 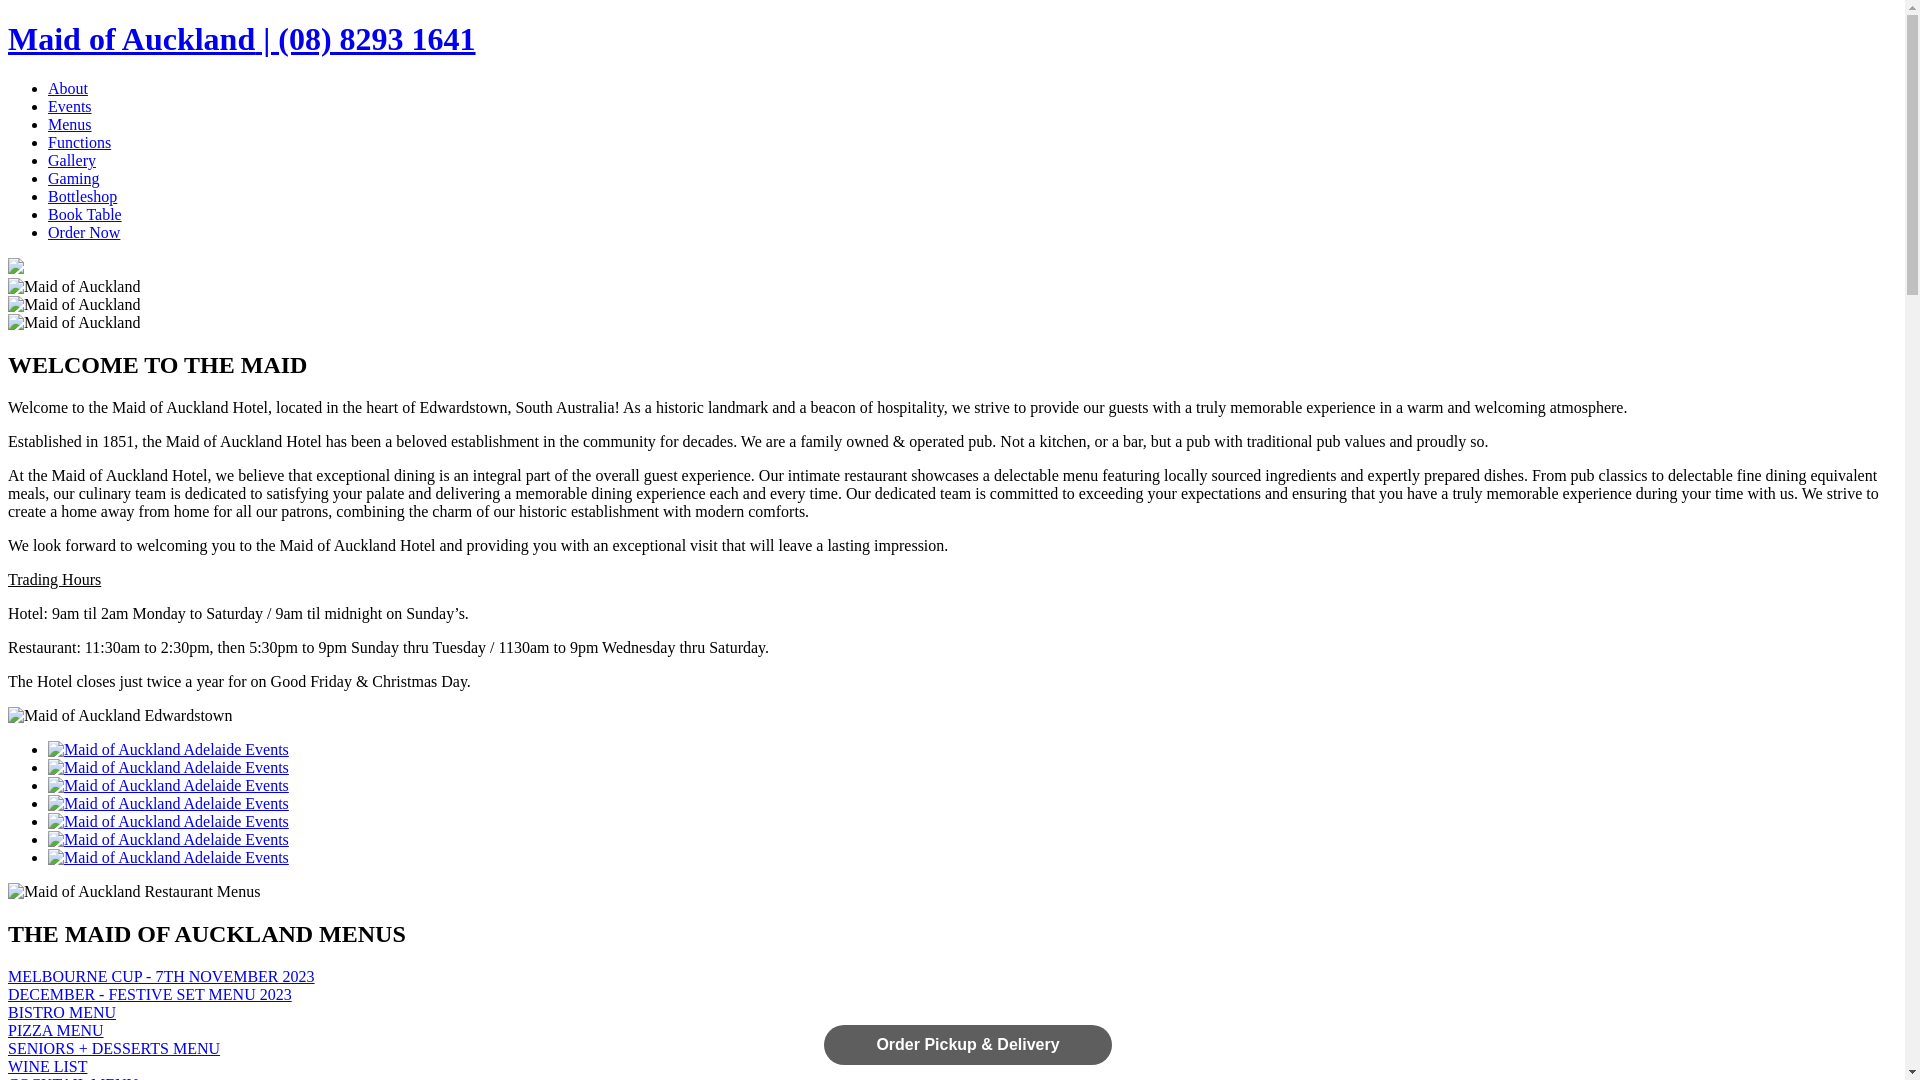 I want to click on 'PIZZA MENU', so click(x=951, y=1030).